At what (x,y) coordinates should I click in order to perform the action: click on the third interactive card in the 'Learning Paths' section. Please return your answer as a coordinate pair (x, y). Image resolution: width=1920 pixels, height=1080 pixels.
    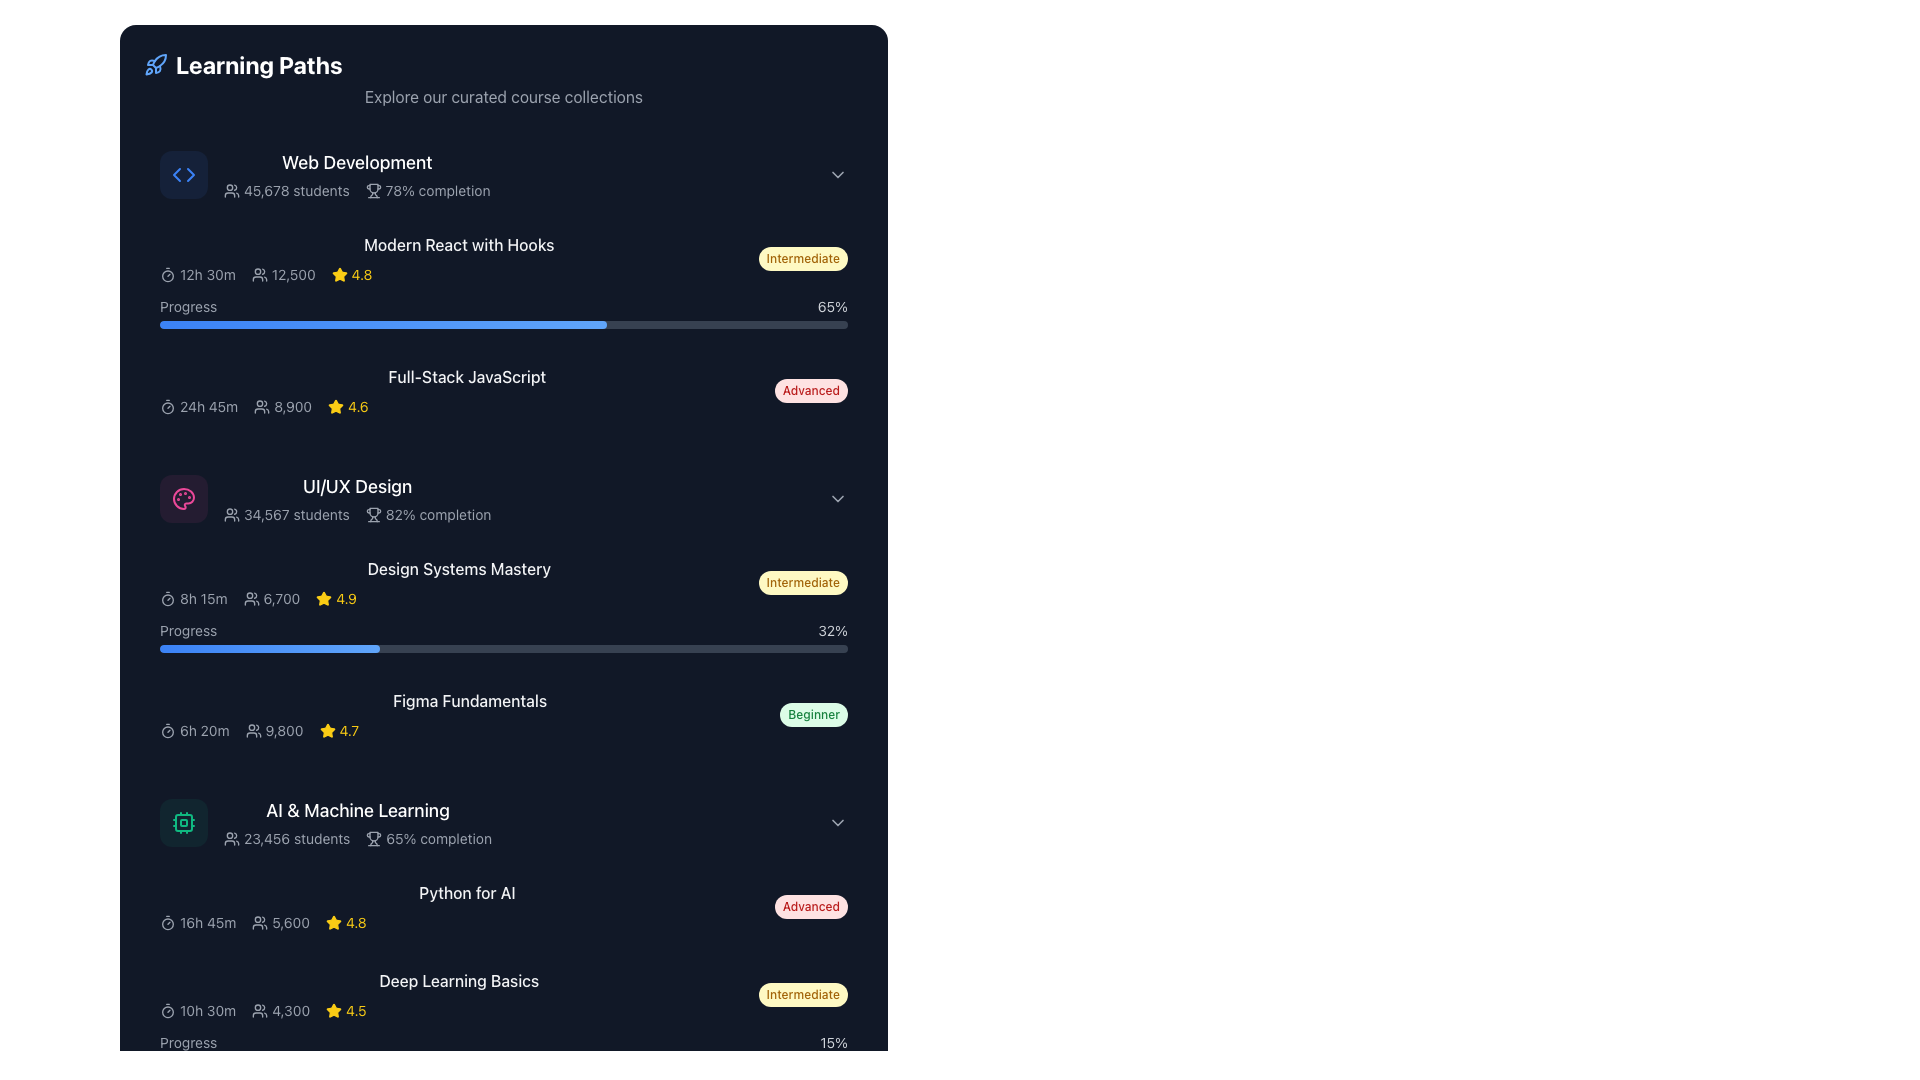
    Looking at the image, I should click on (504, 497).